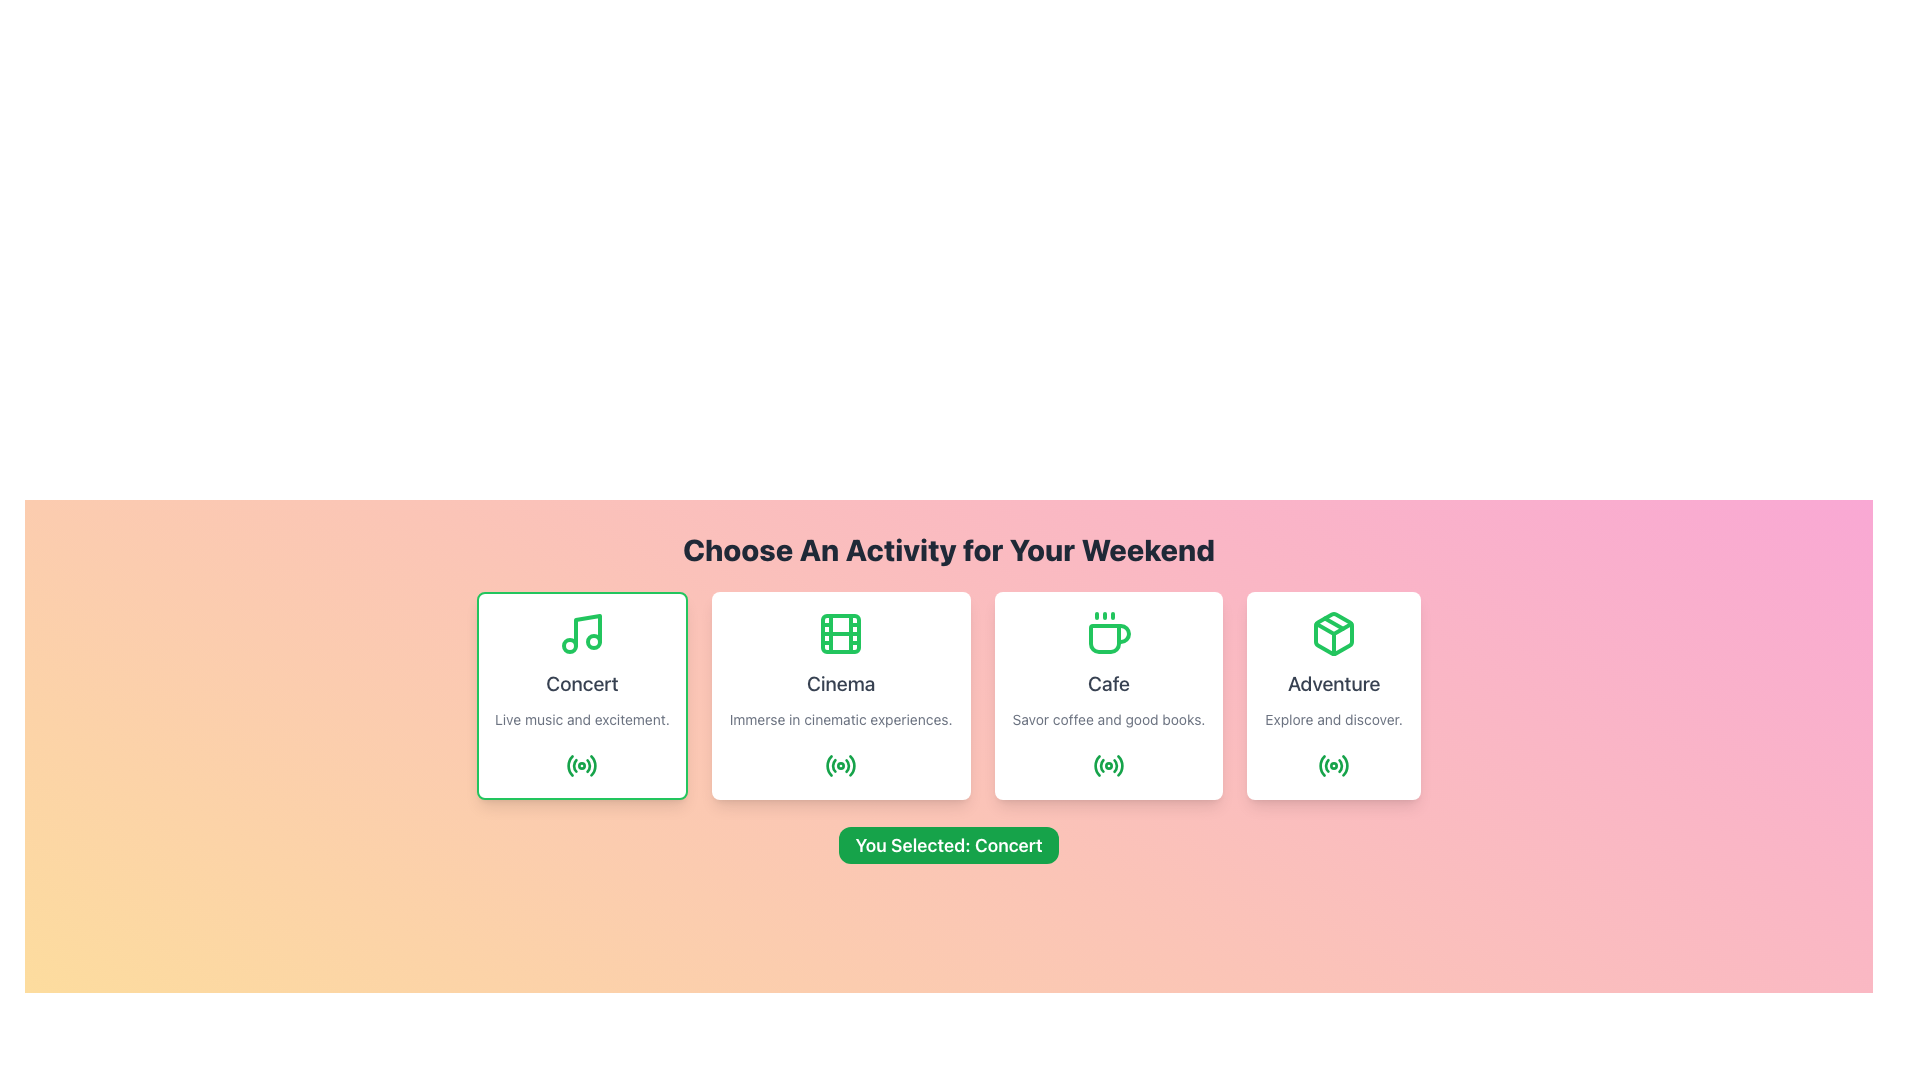 This screenshot has height=1080, width=1920. I want to click on the green circular icon resembling a radio signal located at the bottom center of the 'Concert' card, directly below the label 'Live music and excitement.', so click(581, 765).